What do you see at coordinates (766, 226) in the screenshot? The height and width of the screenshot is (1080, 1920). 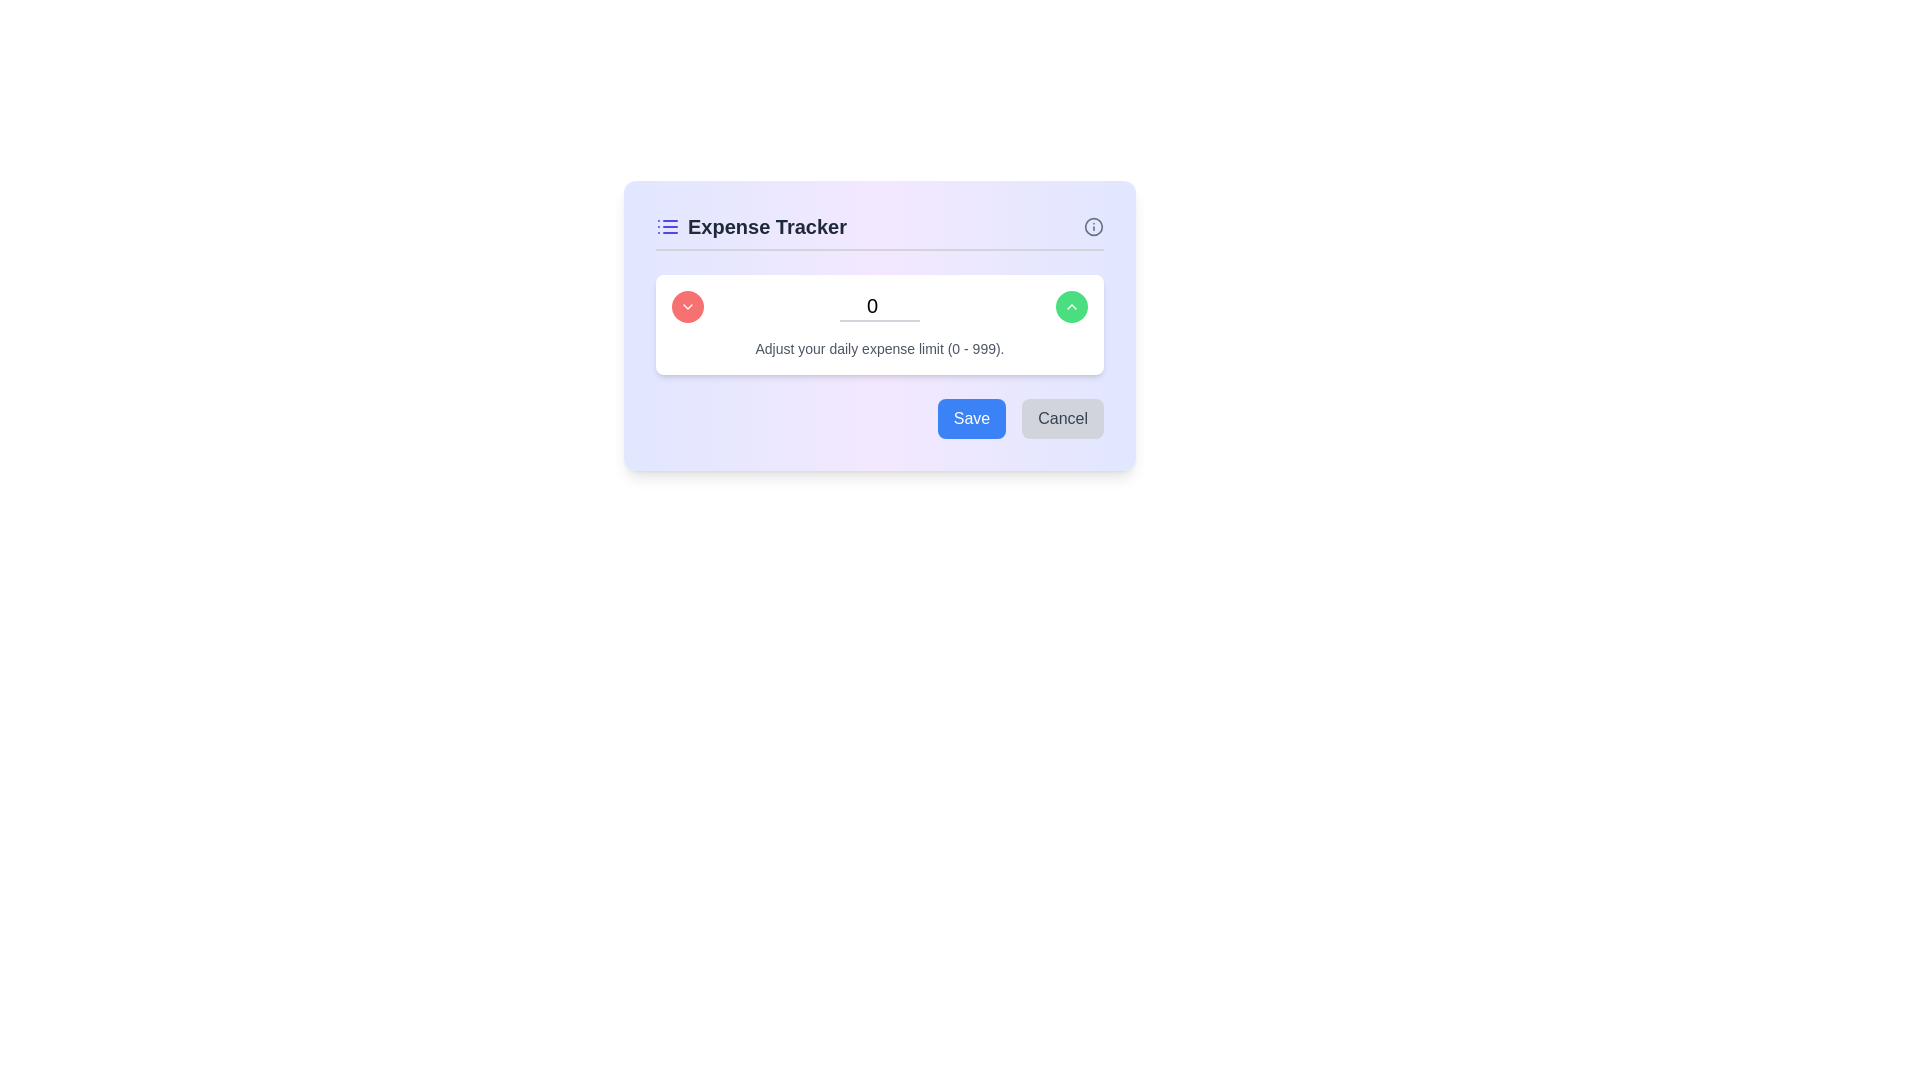 I see `the bold text label displaying 'Expense Tracker' located in the header section of the card-like interface, aligned to the center-right` at bounding box center [766, 226].